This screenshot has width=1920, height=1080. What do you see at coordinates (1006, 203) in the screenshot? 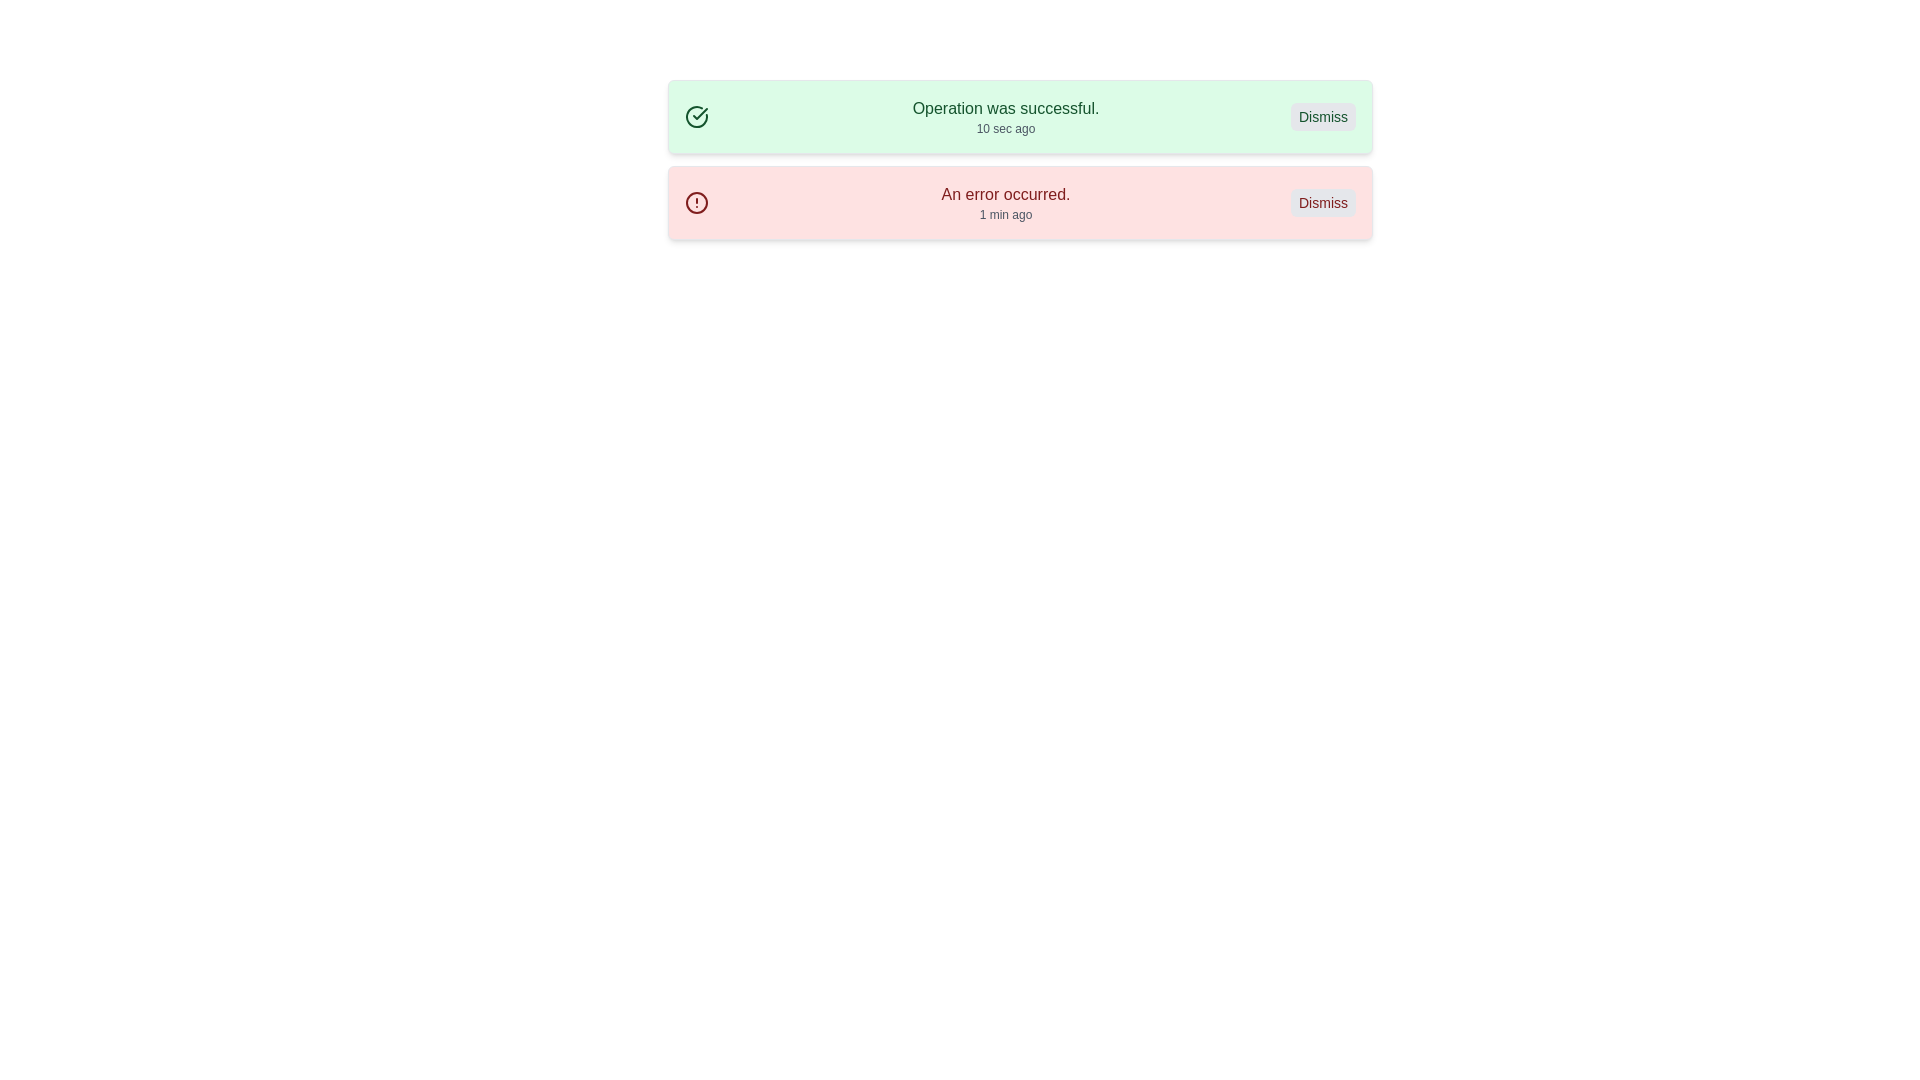
I see `the Text Display Area that displays 'An error occurred.' in bold with a timestamp '1 min ago' below it` at bounding box center [1006, 203].